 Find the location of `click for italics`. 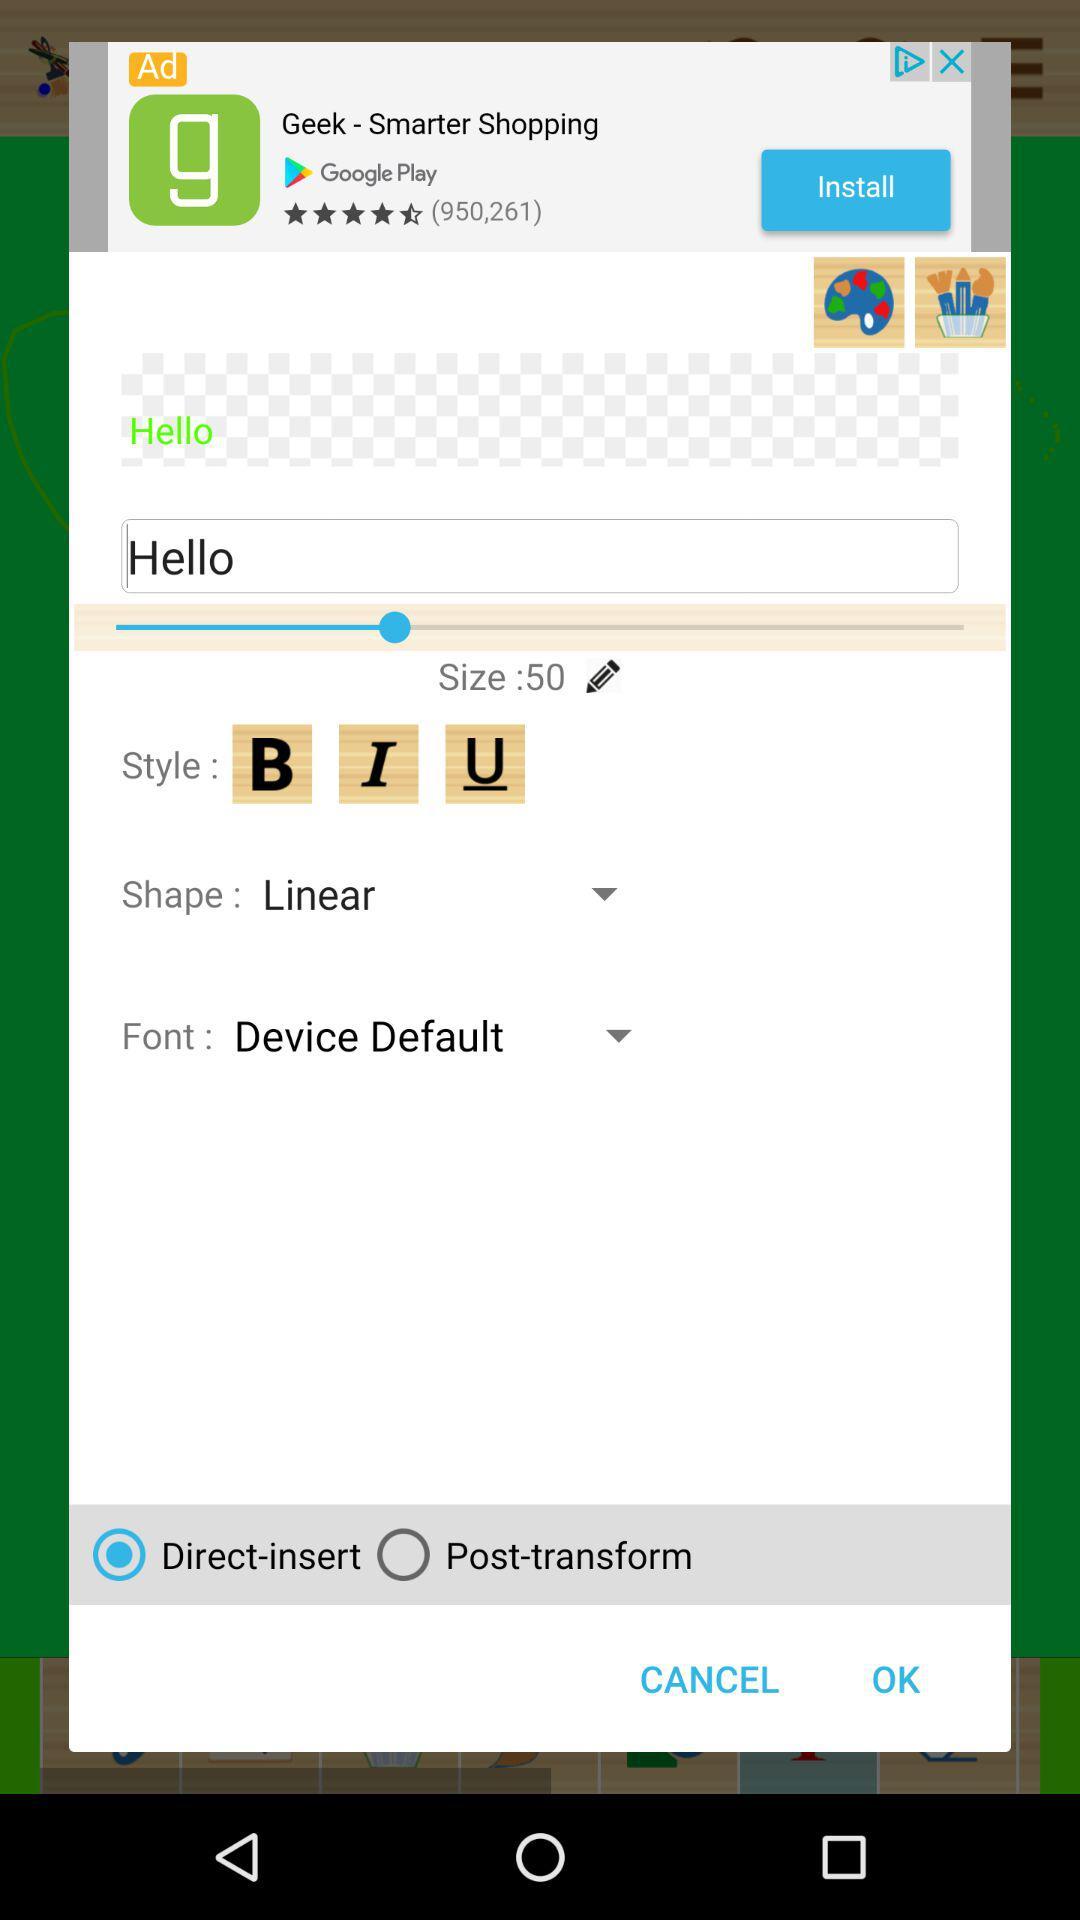

click for italics is located at coordinates (378, 763).